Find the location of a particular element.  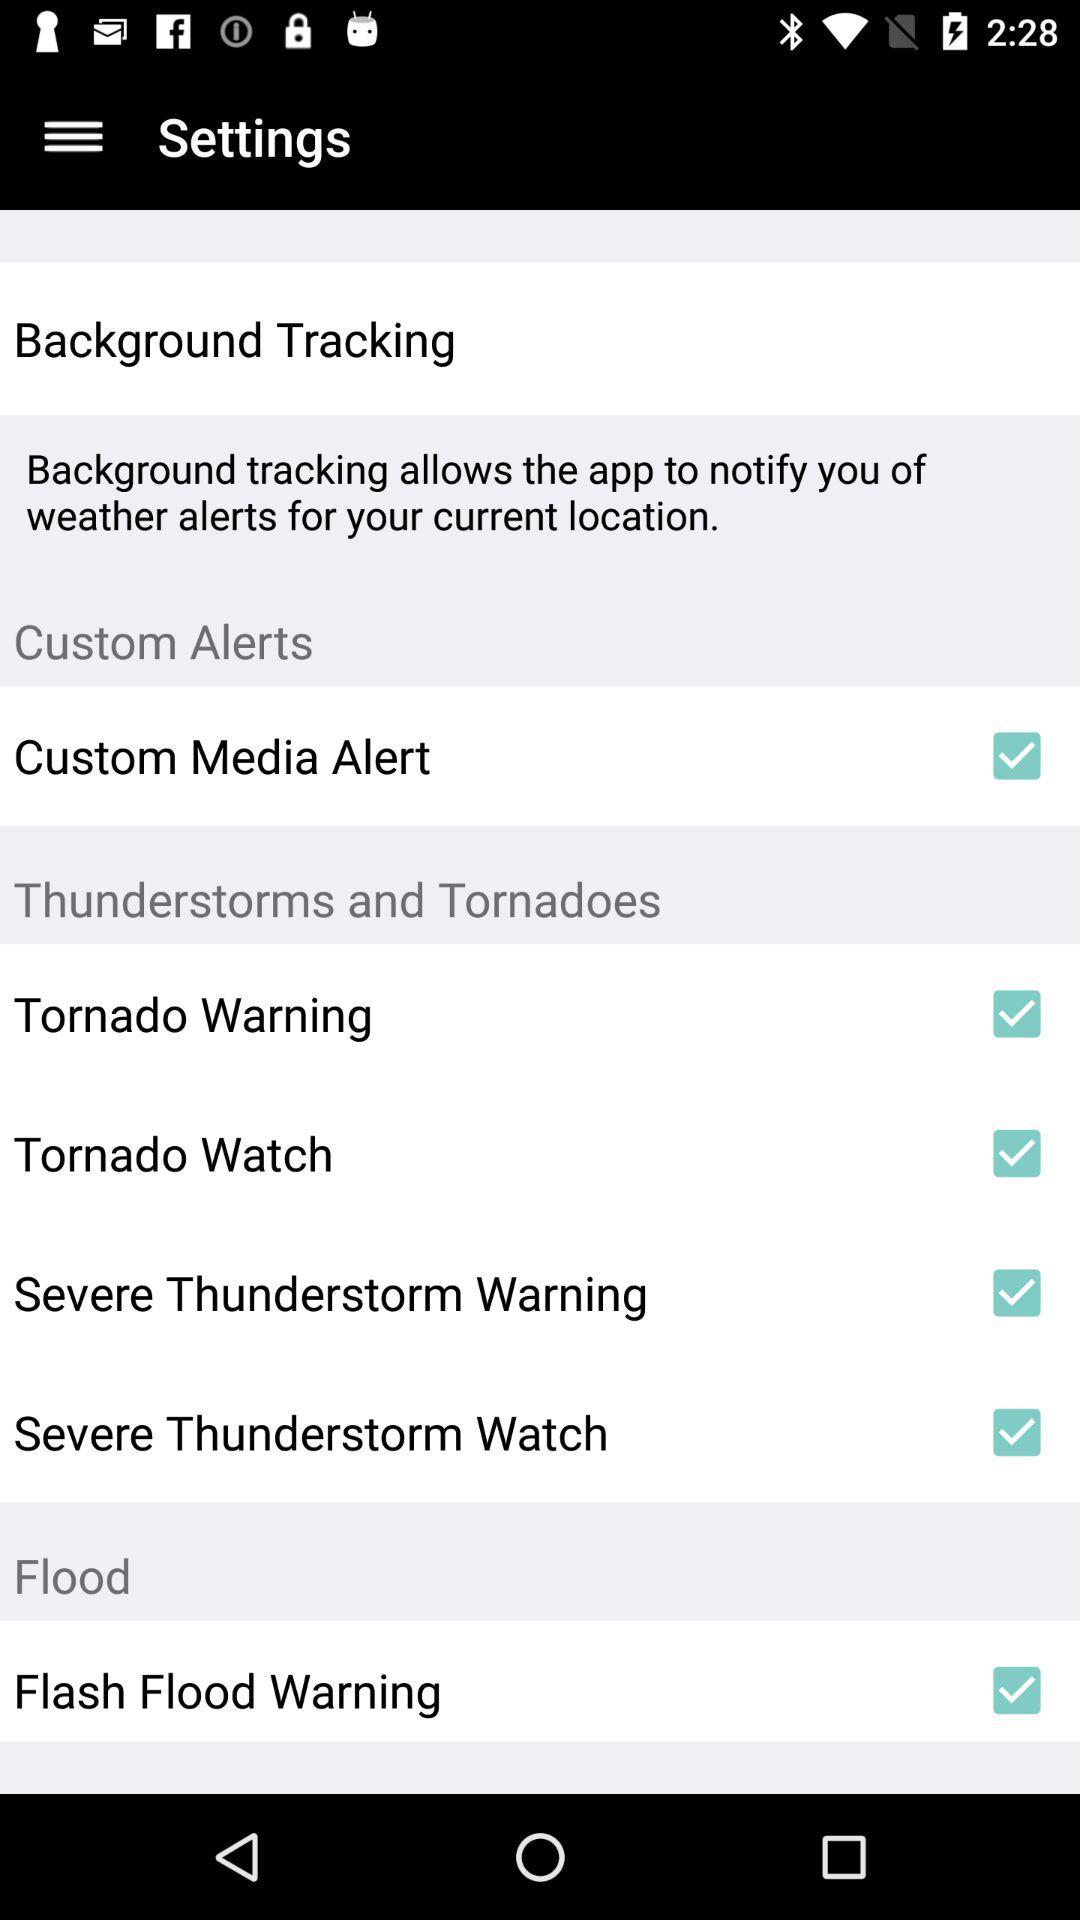

the icon above the background tracking allows icon is located at coordinates (1017, 339).